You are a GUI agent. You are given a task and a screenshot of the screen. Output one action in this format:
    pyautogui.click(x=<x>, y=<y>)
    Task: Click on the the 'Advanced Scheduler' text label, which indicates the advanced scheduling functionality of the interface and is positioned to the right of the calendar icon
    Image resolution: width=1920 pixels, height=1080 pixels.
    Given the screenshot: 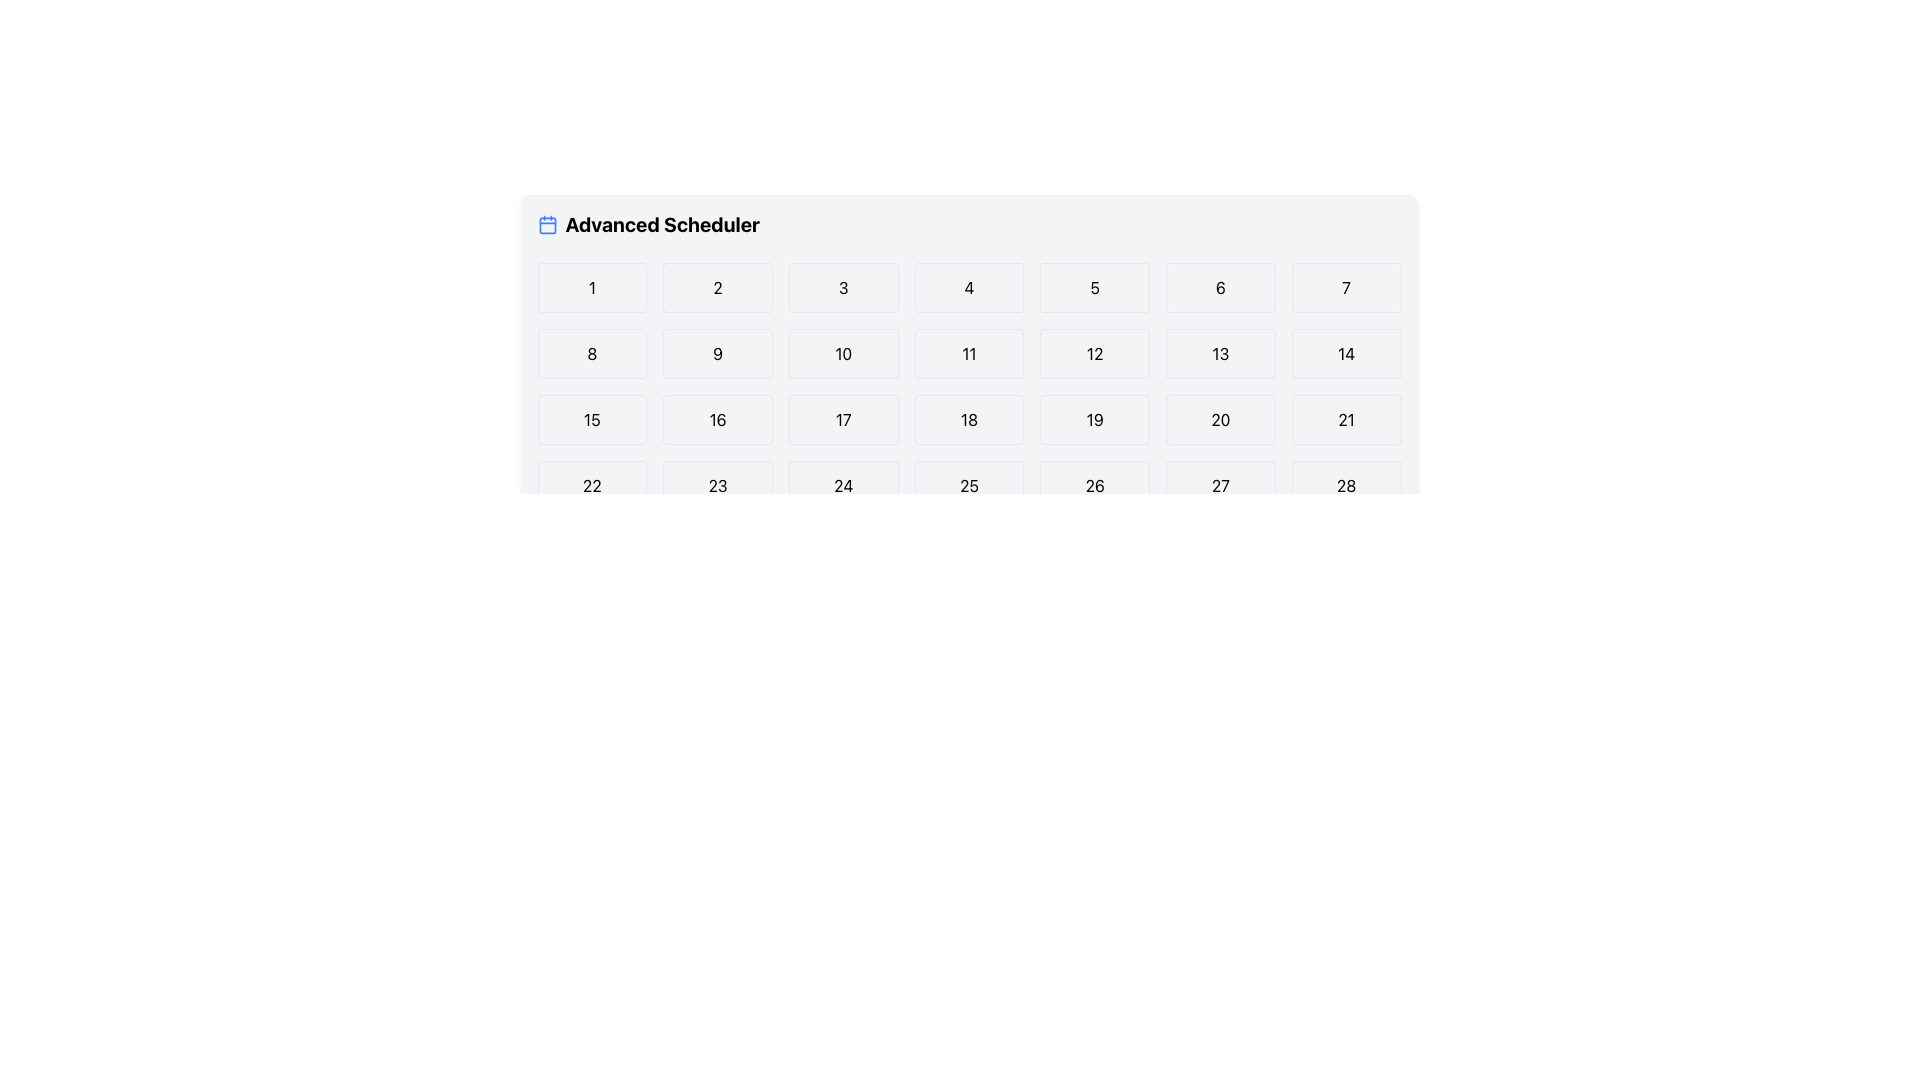 What is the action you would take?
    pyautogui.click(x=662, y=224)
    